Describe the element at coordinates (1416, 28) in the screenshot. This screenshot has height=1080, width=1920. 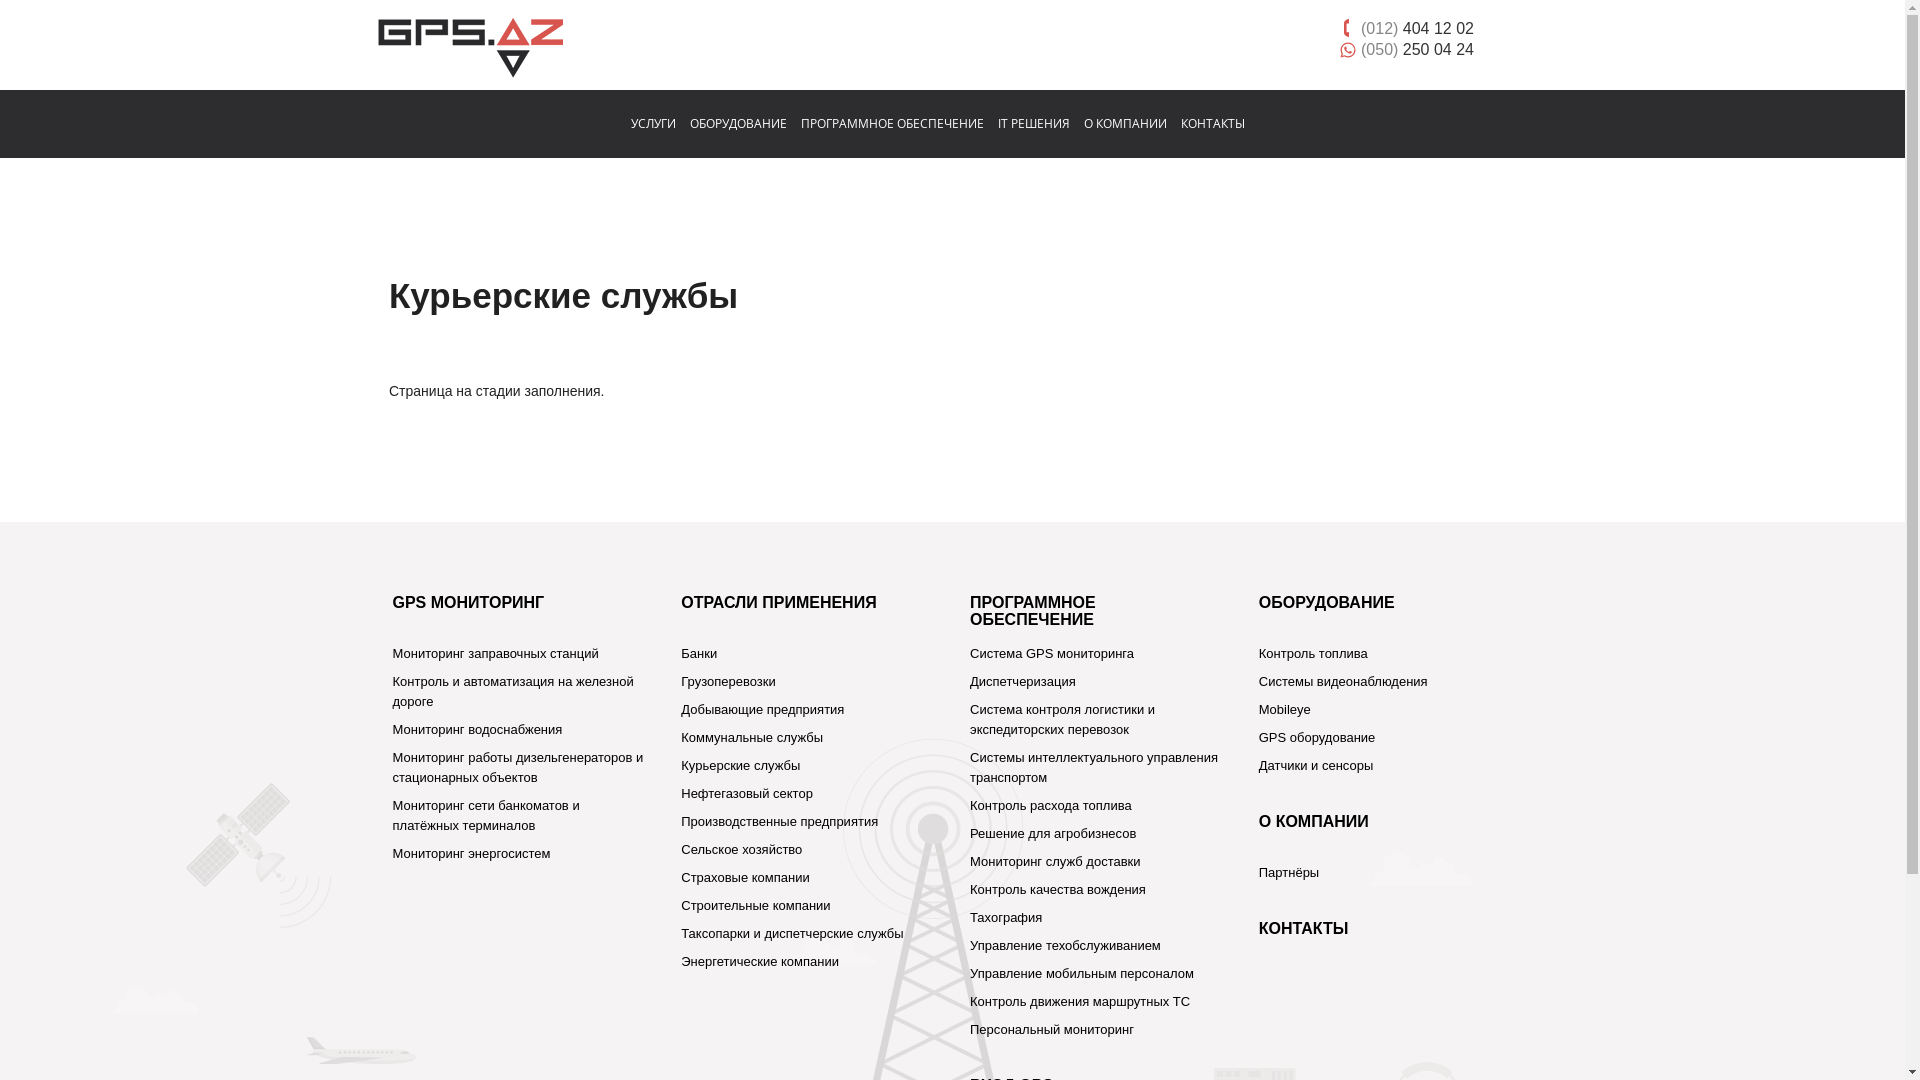
I see `'(012) 404 12 02'` at that location.